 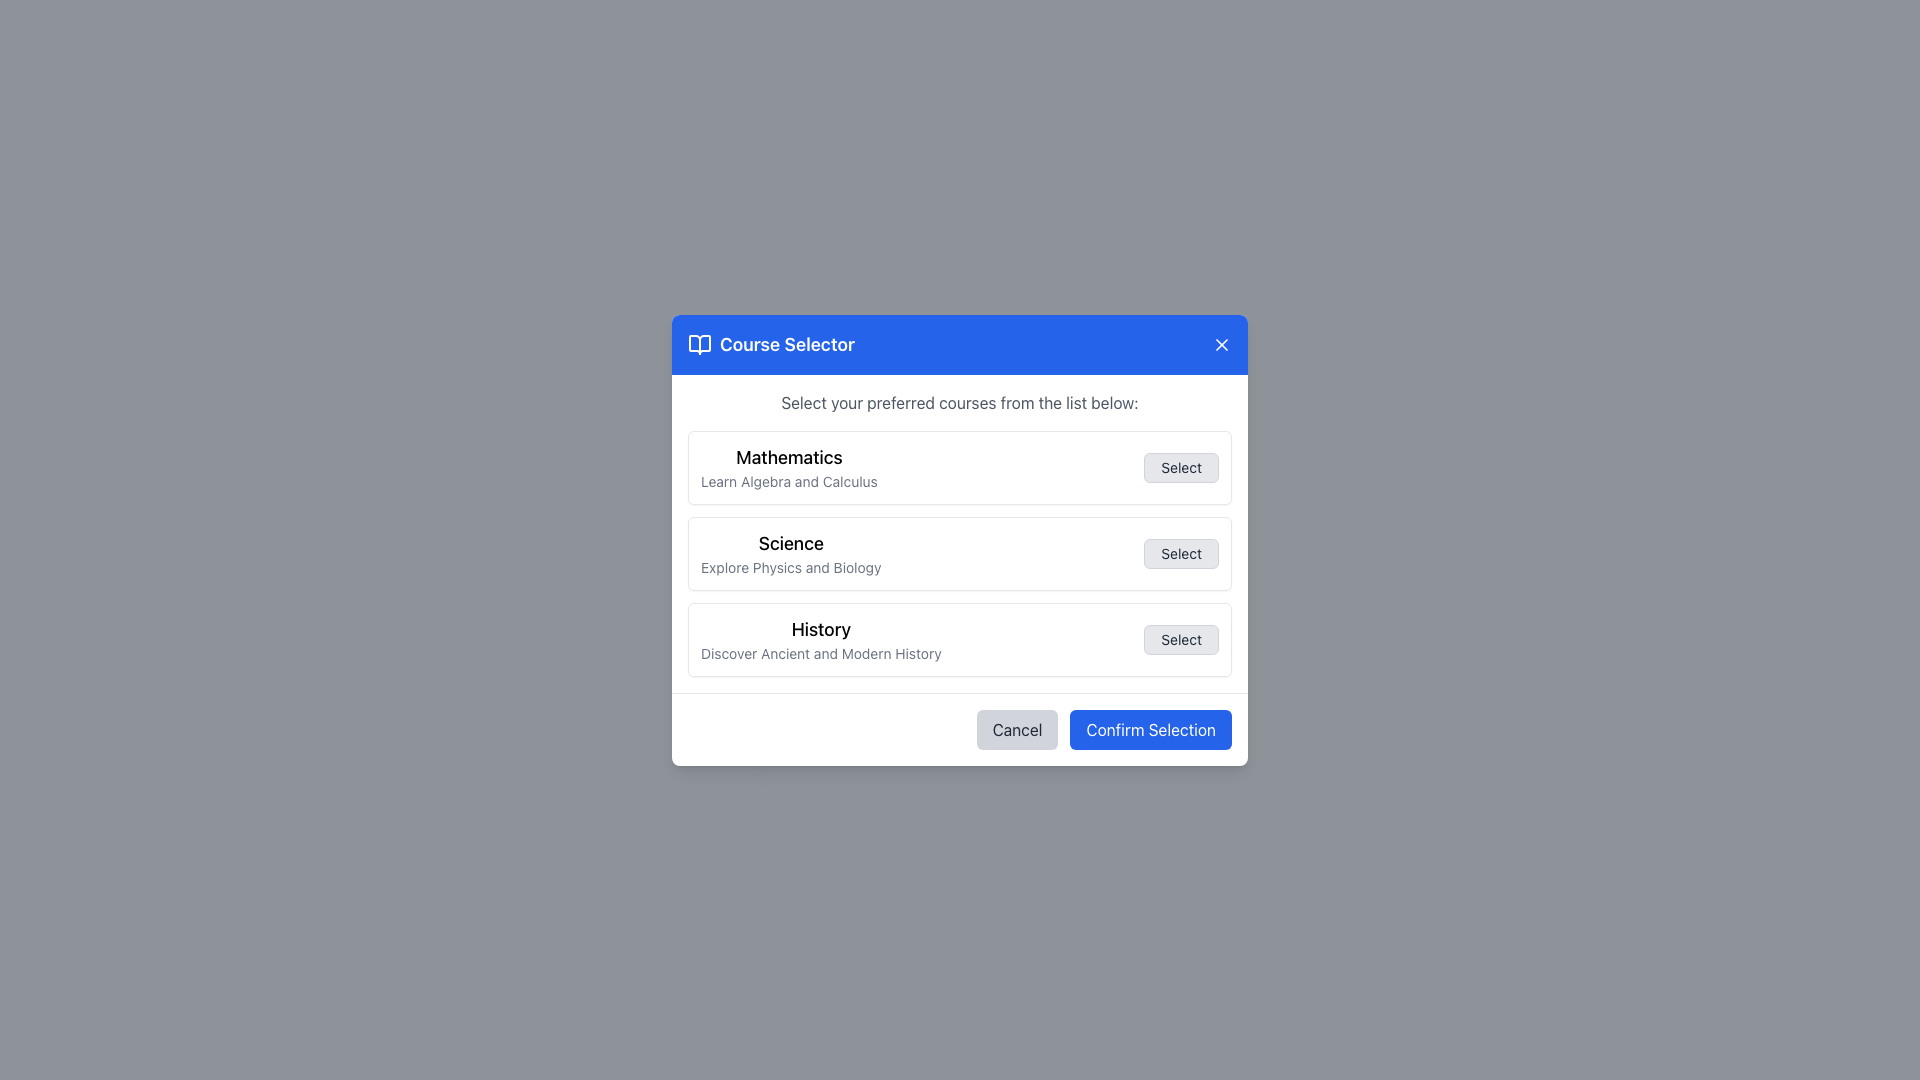 What do you see at coordinates (1221, 342) in the screenshot?
I see `the close button, which is a white cross icon located at the top-right corner of the 'Course Selector' header section` at bounding box center [1221, 342].